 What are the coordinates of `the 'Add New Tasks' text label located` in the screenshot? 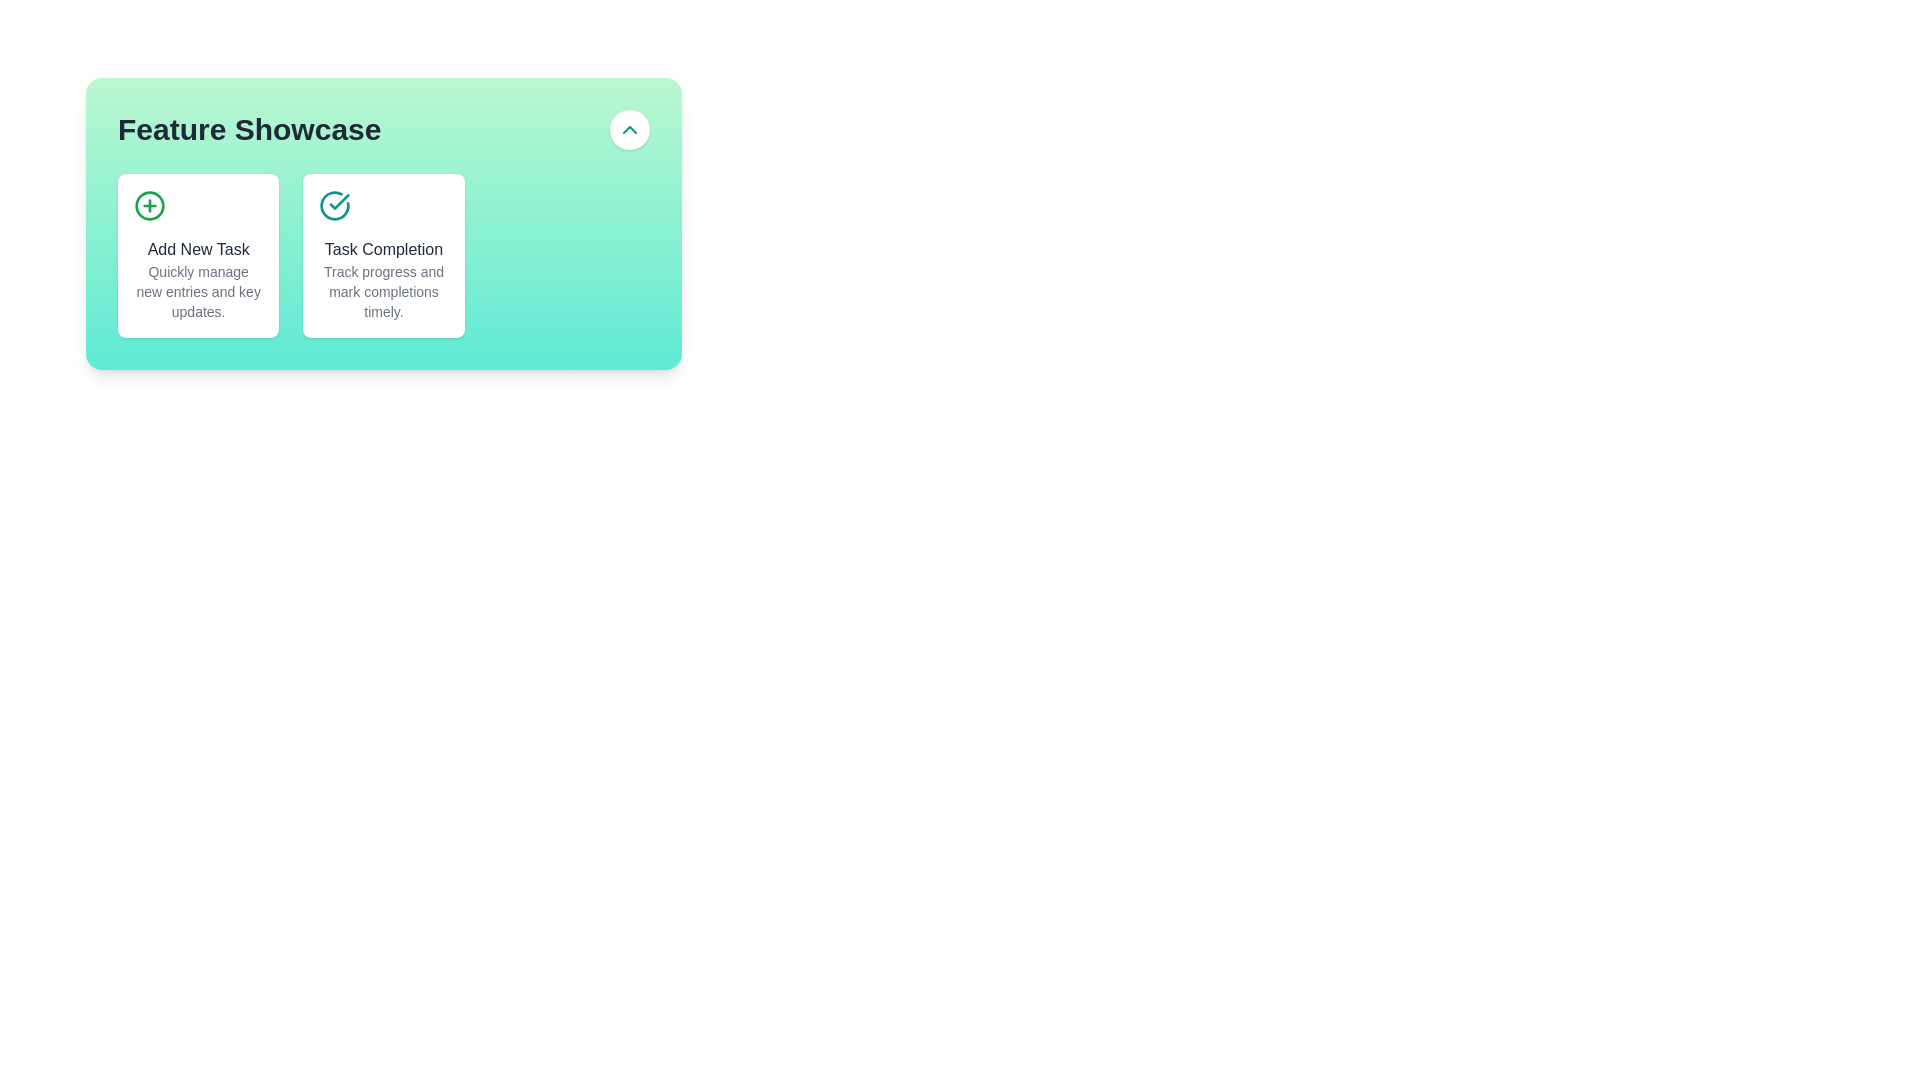 It's located at (198, 249).